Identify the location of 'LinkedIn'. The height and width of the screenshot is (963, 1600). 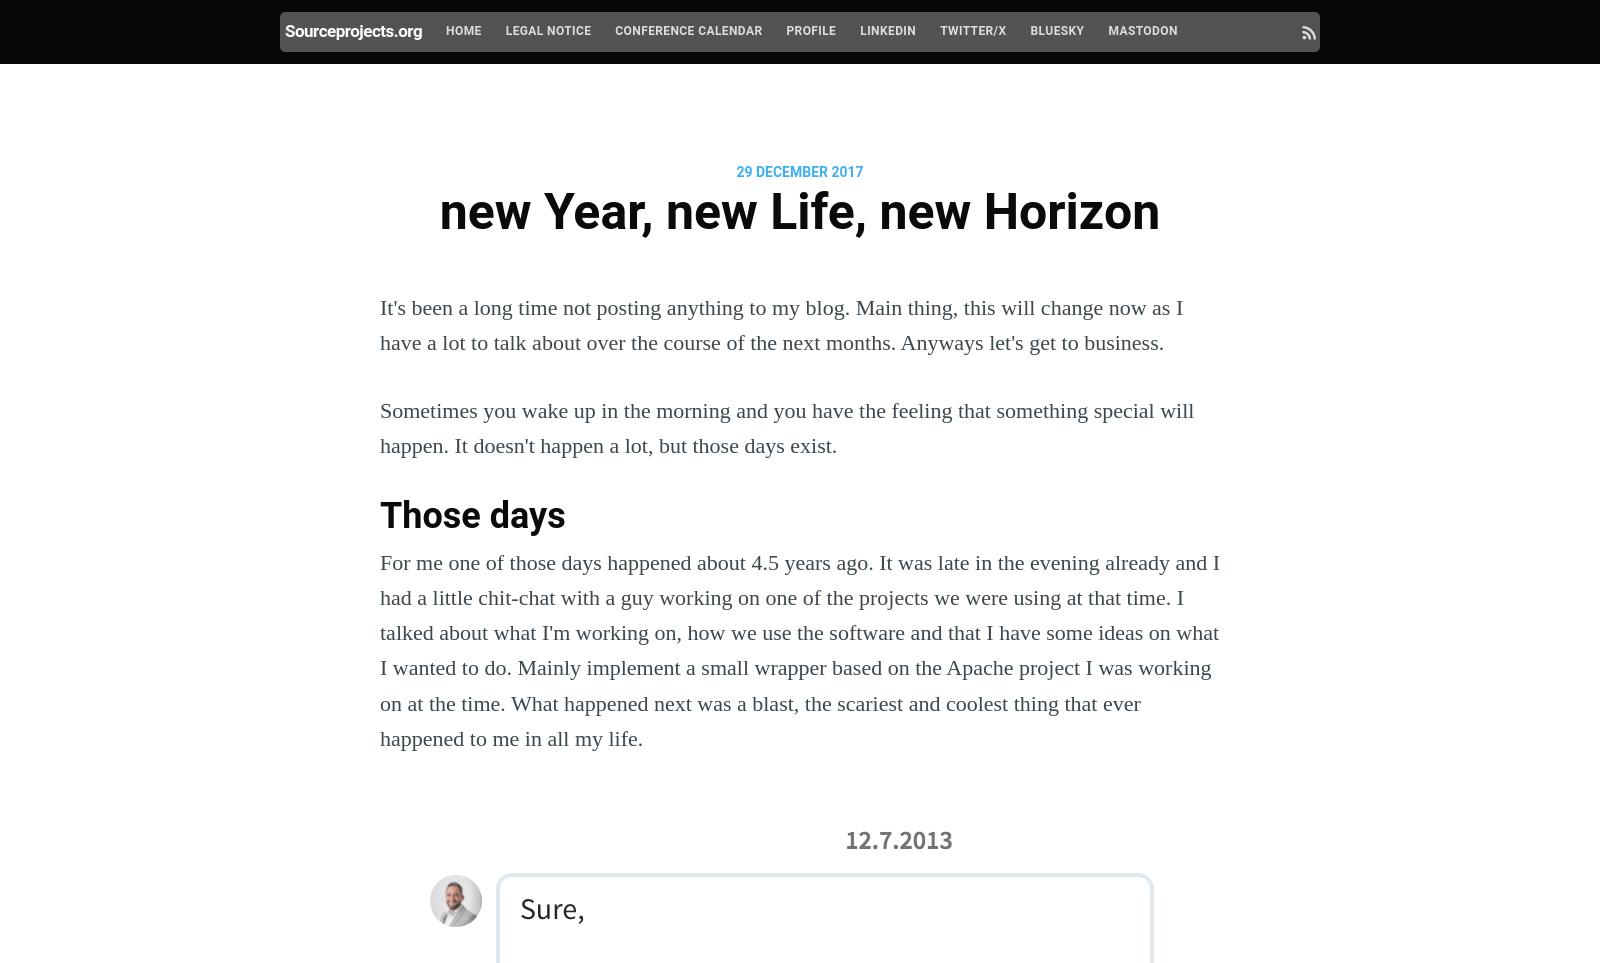
(859, 30).